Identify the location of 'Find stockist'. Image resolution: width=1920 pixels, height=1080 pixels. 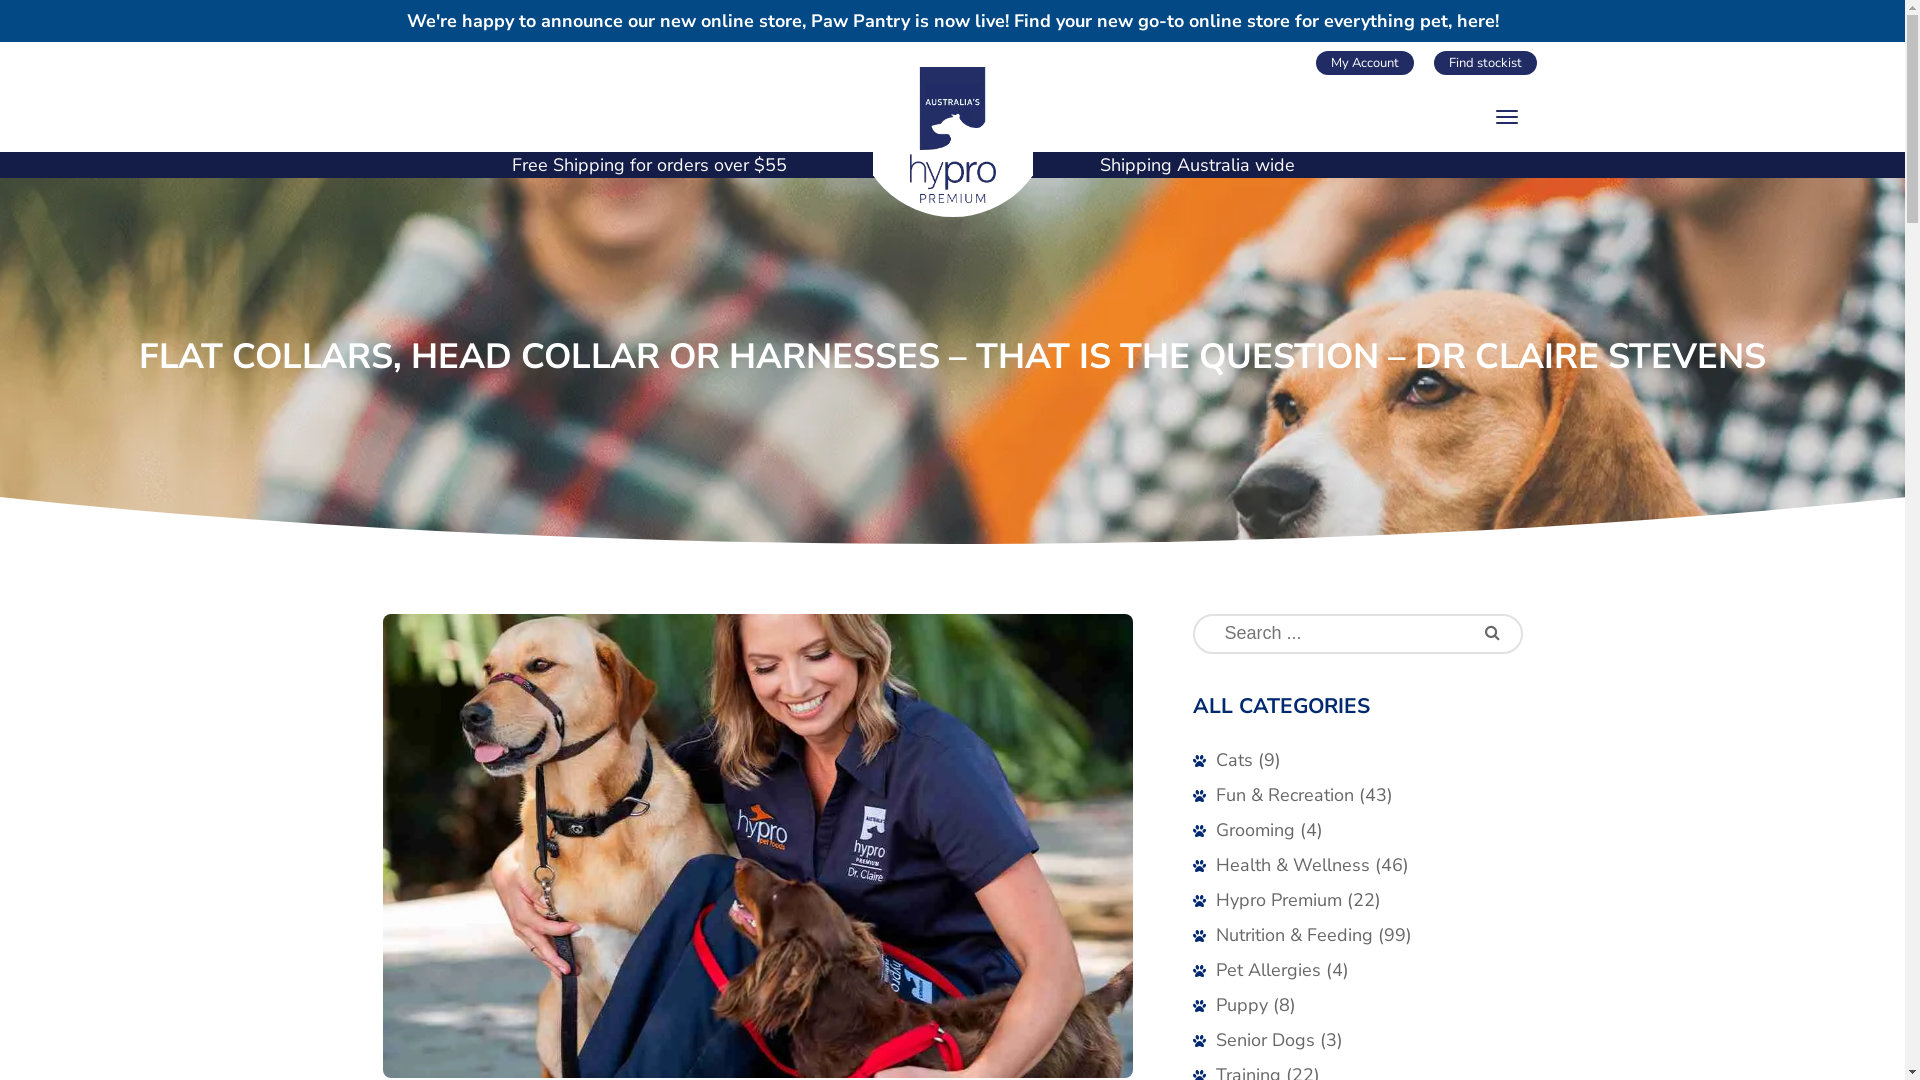
(1485, 61).